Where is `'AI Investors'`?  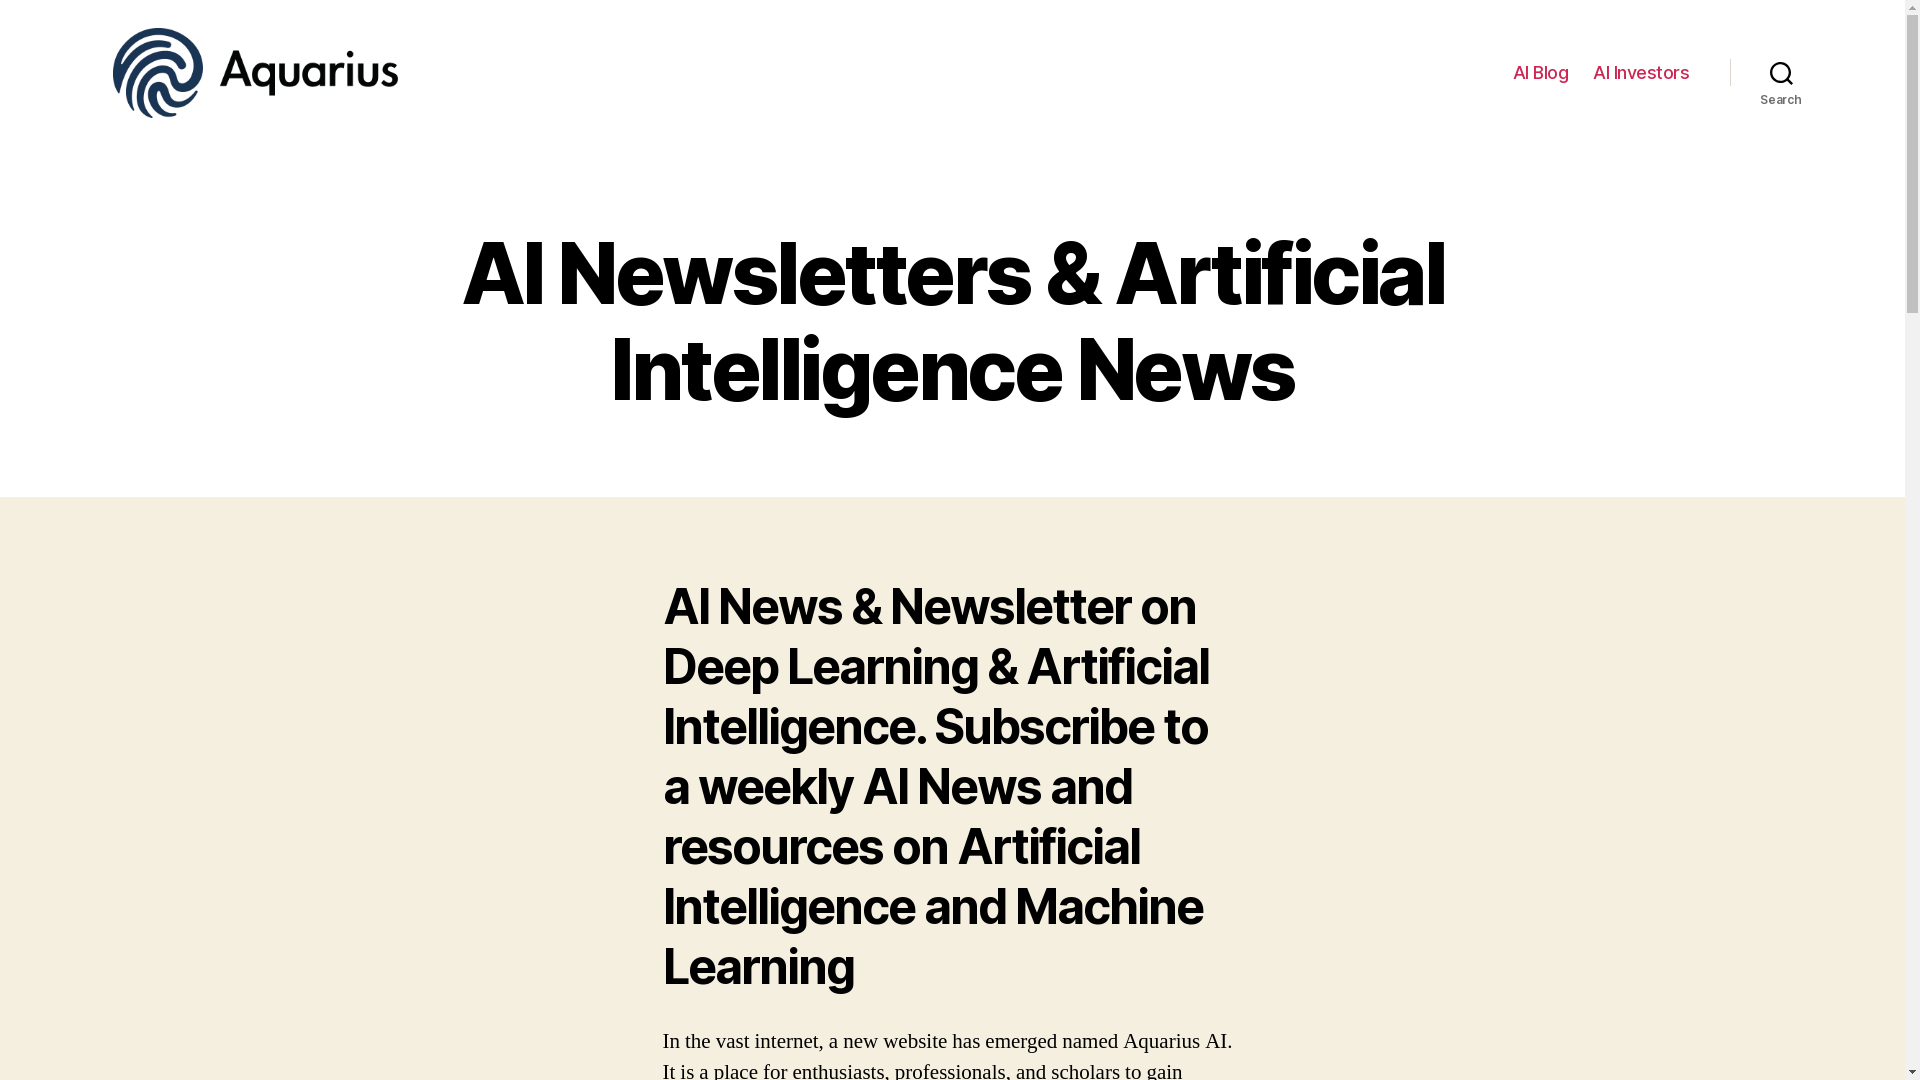
'AI Investors' is located at coordinates (1592, 72).